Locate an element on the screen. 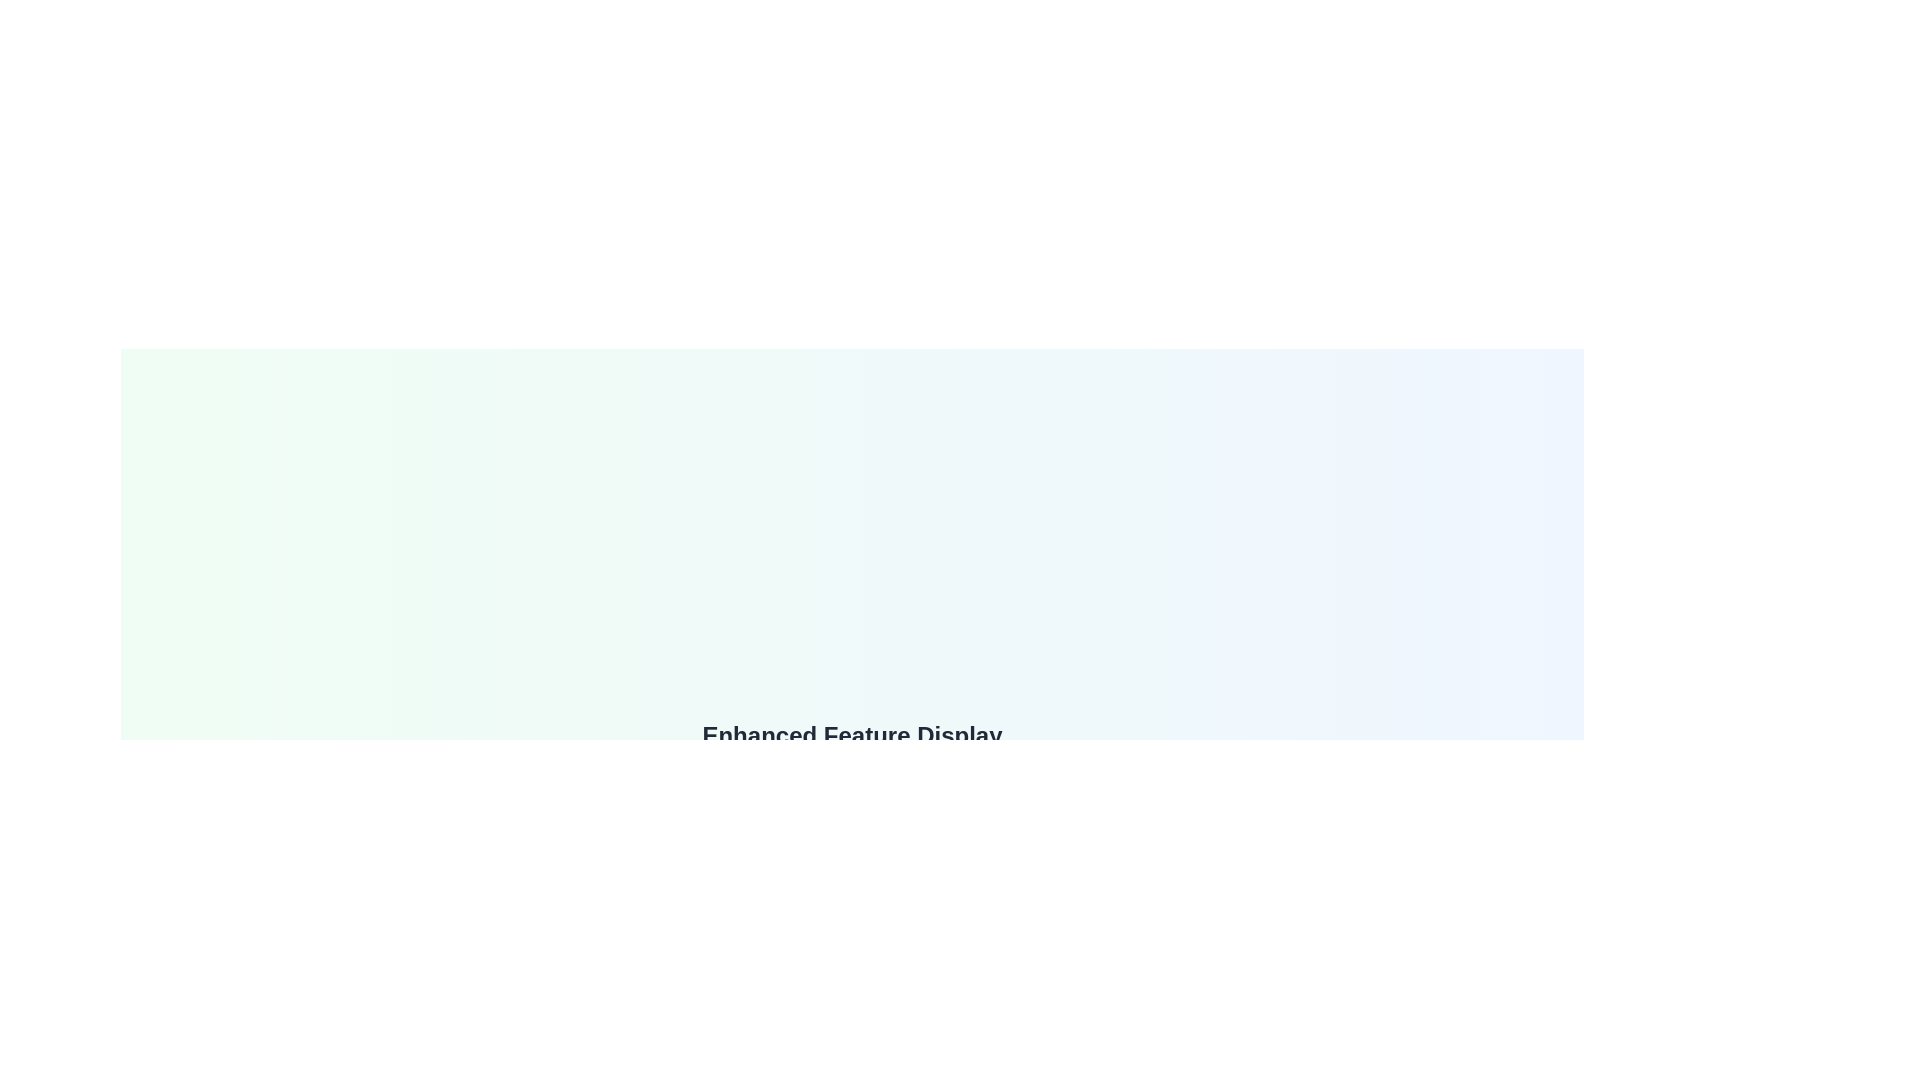 The width and height of the screenshot is (1920, 1080). displayed text of the heading label that serves as the title for the section above the list of features is located at coordinates (852, 736).